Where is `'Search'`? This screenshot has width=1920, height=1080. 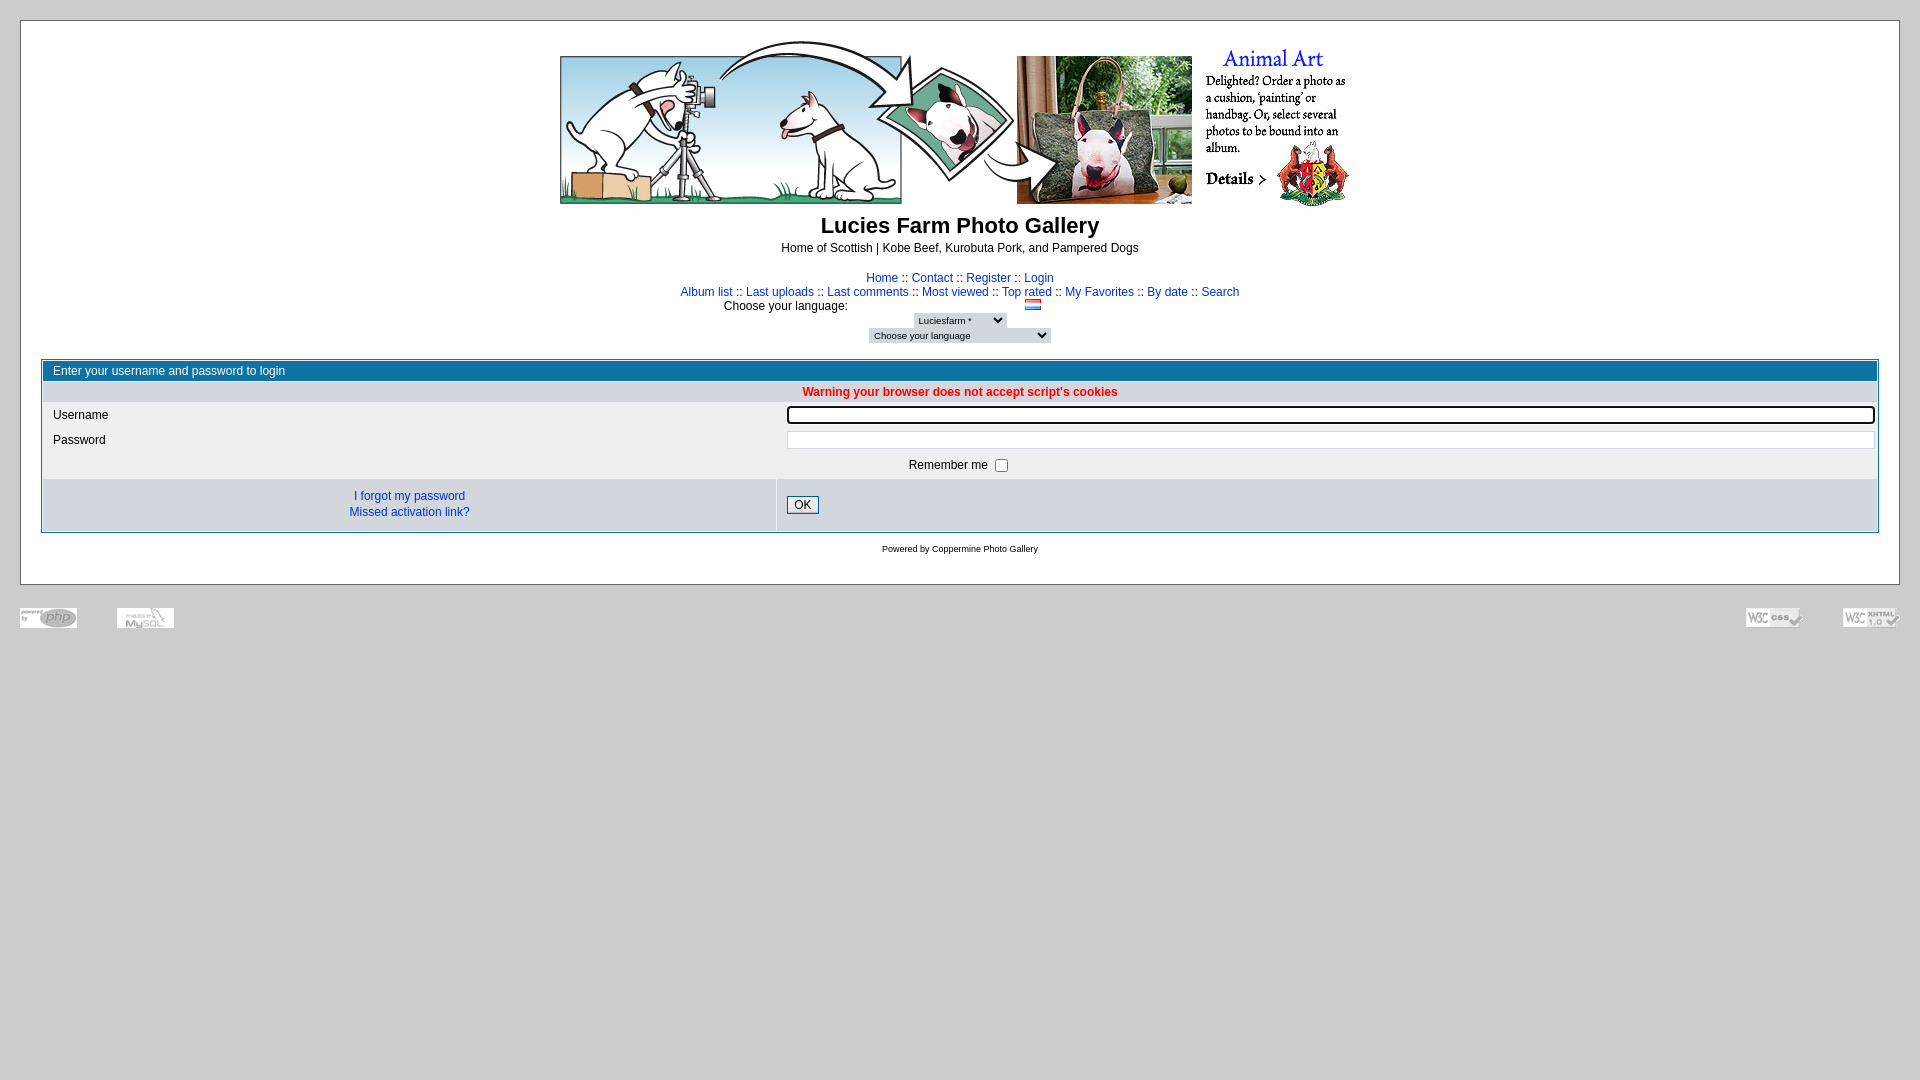 'Search' is located at coordinates (1218, 292).